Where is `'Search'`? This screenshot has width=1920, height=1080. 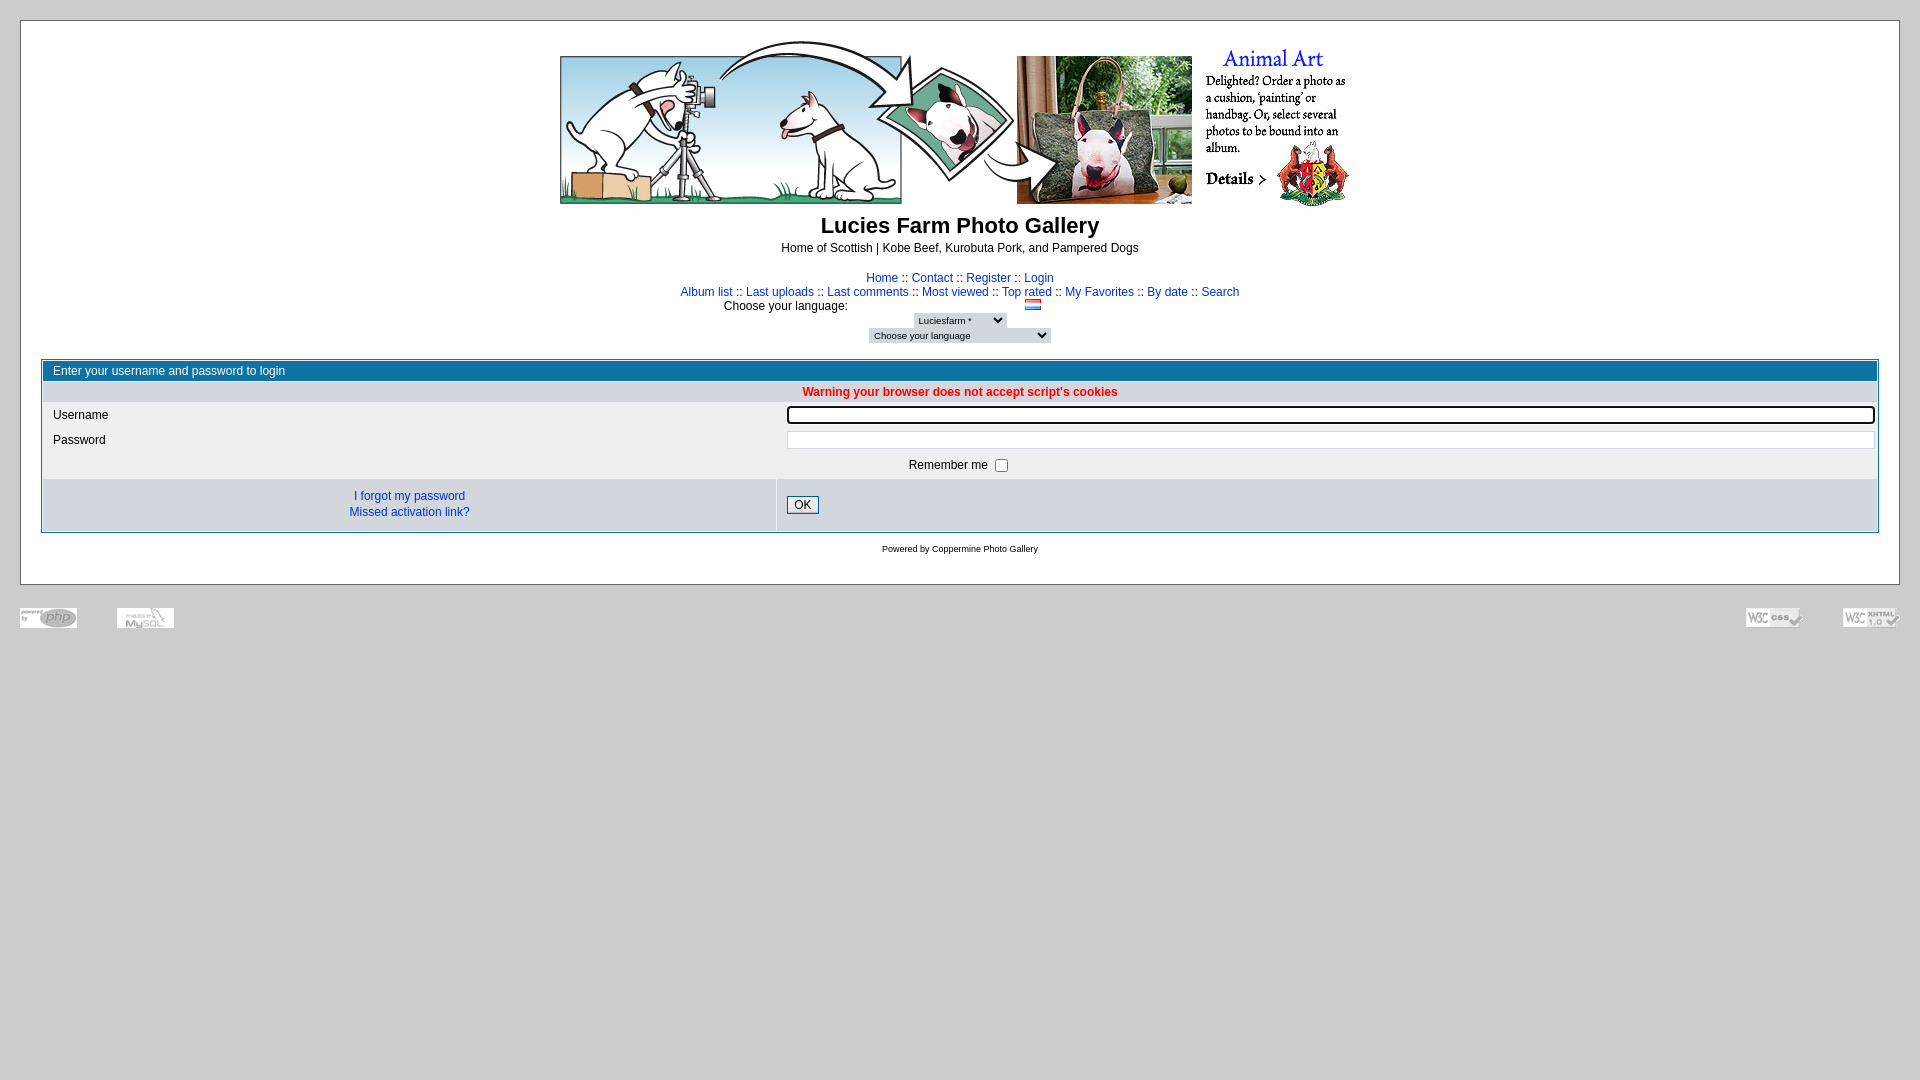 'Search' is located at coordinates (1218, 292).